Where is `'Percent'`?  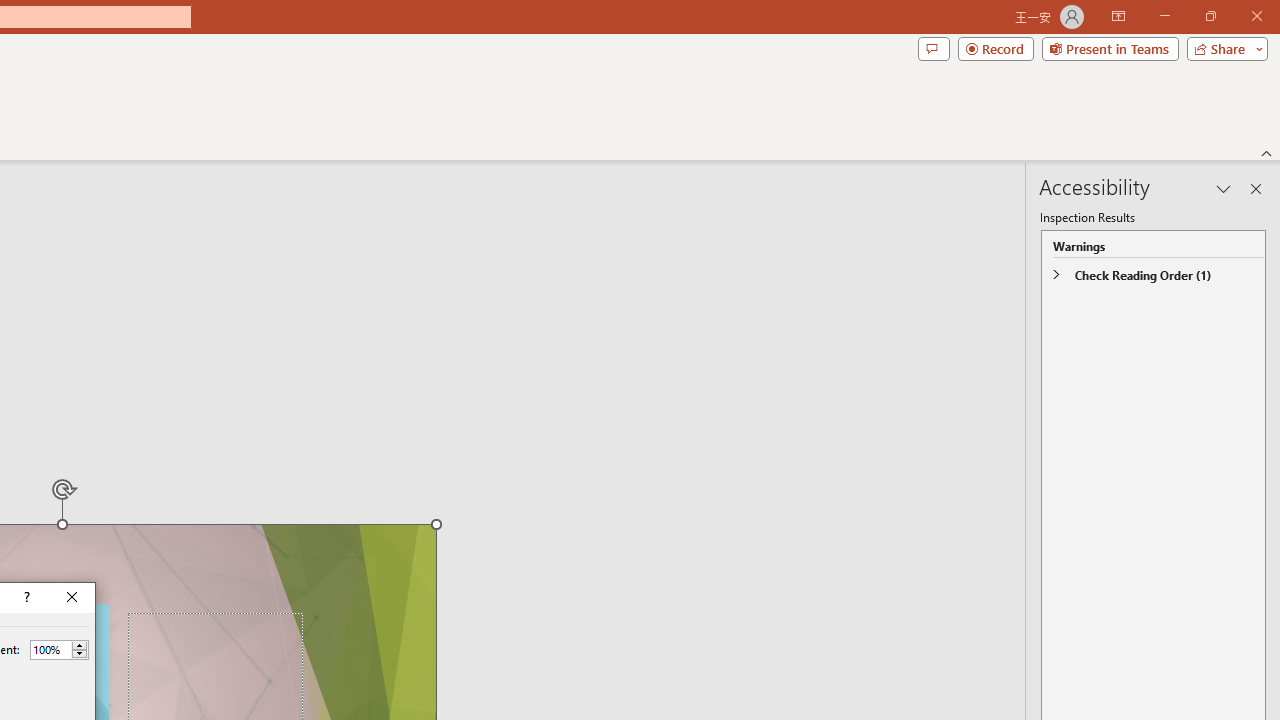
'Percent' is located at coordinates (59, 650).